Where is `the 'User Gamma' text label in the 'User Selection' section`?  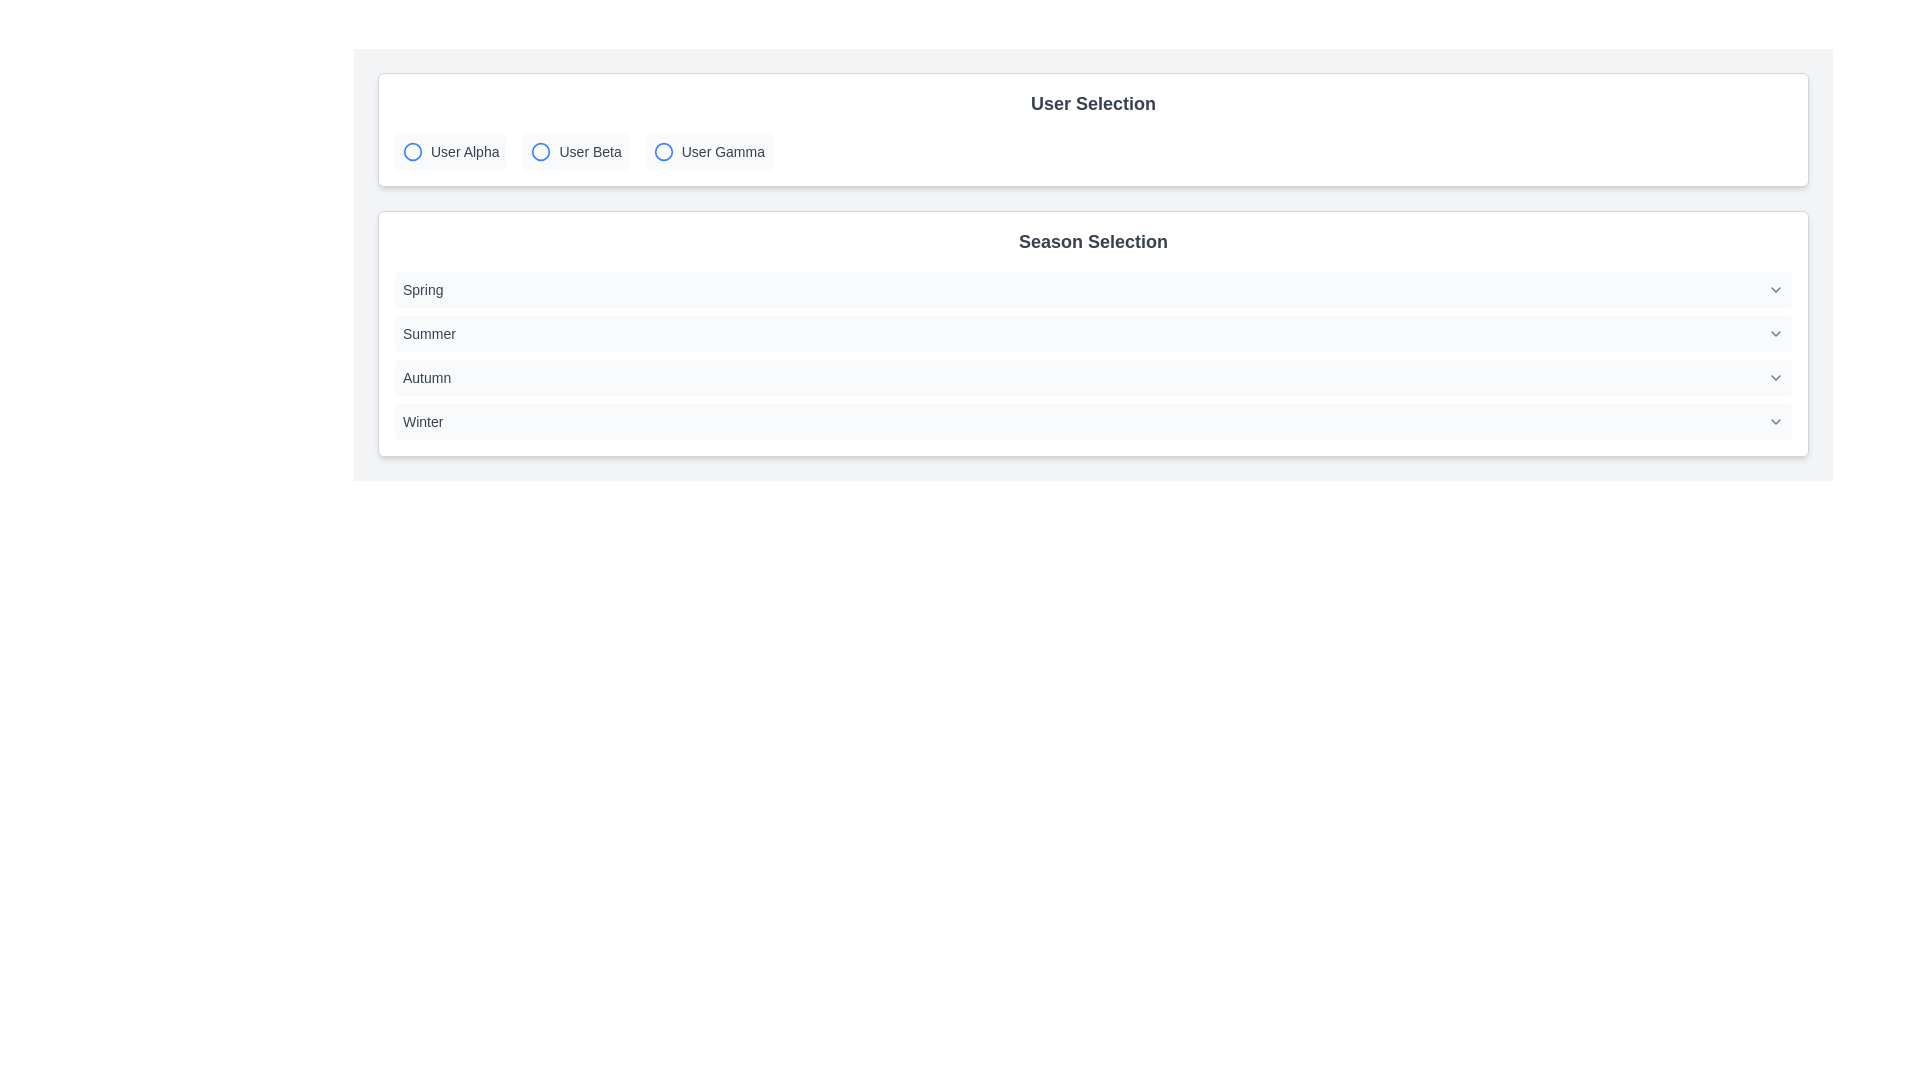 the 'User Gamma' text label in the 'User Selection' section is located at coordinates (722, 150).